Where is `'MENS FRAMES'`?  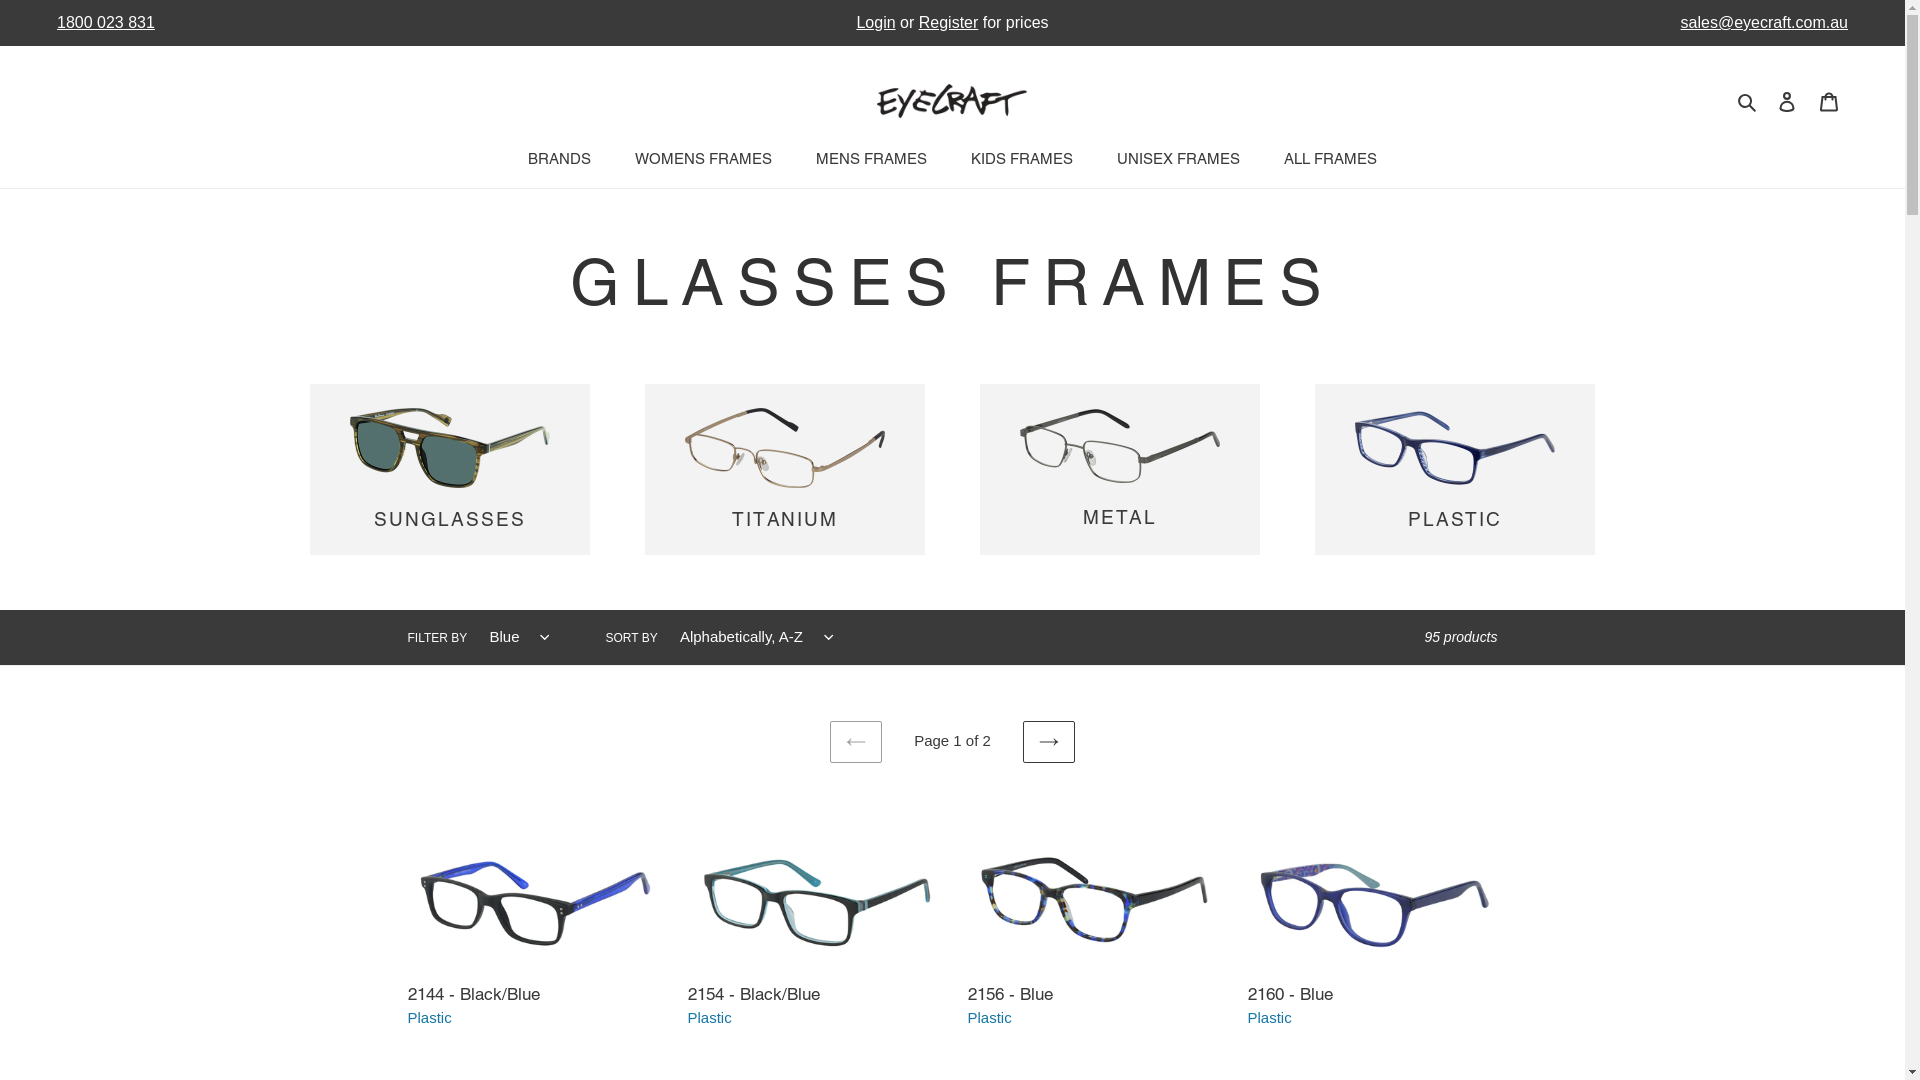
'MENS FRAMES' is located at coordinates (871, 160).